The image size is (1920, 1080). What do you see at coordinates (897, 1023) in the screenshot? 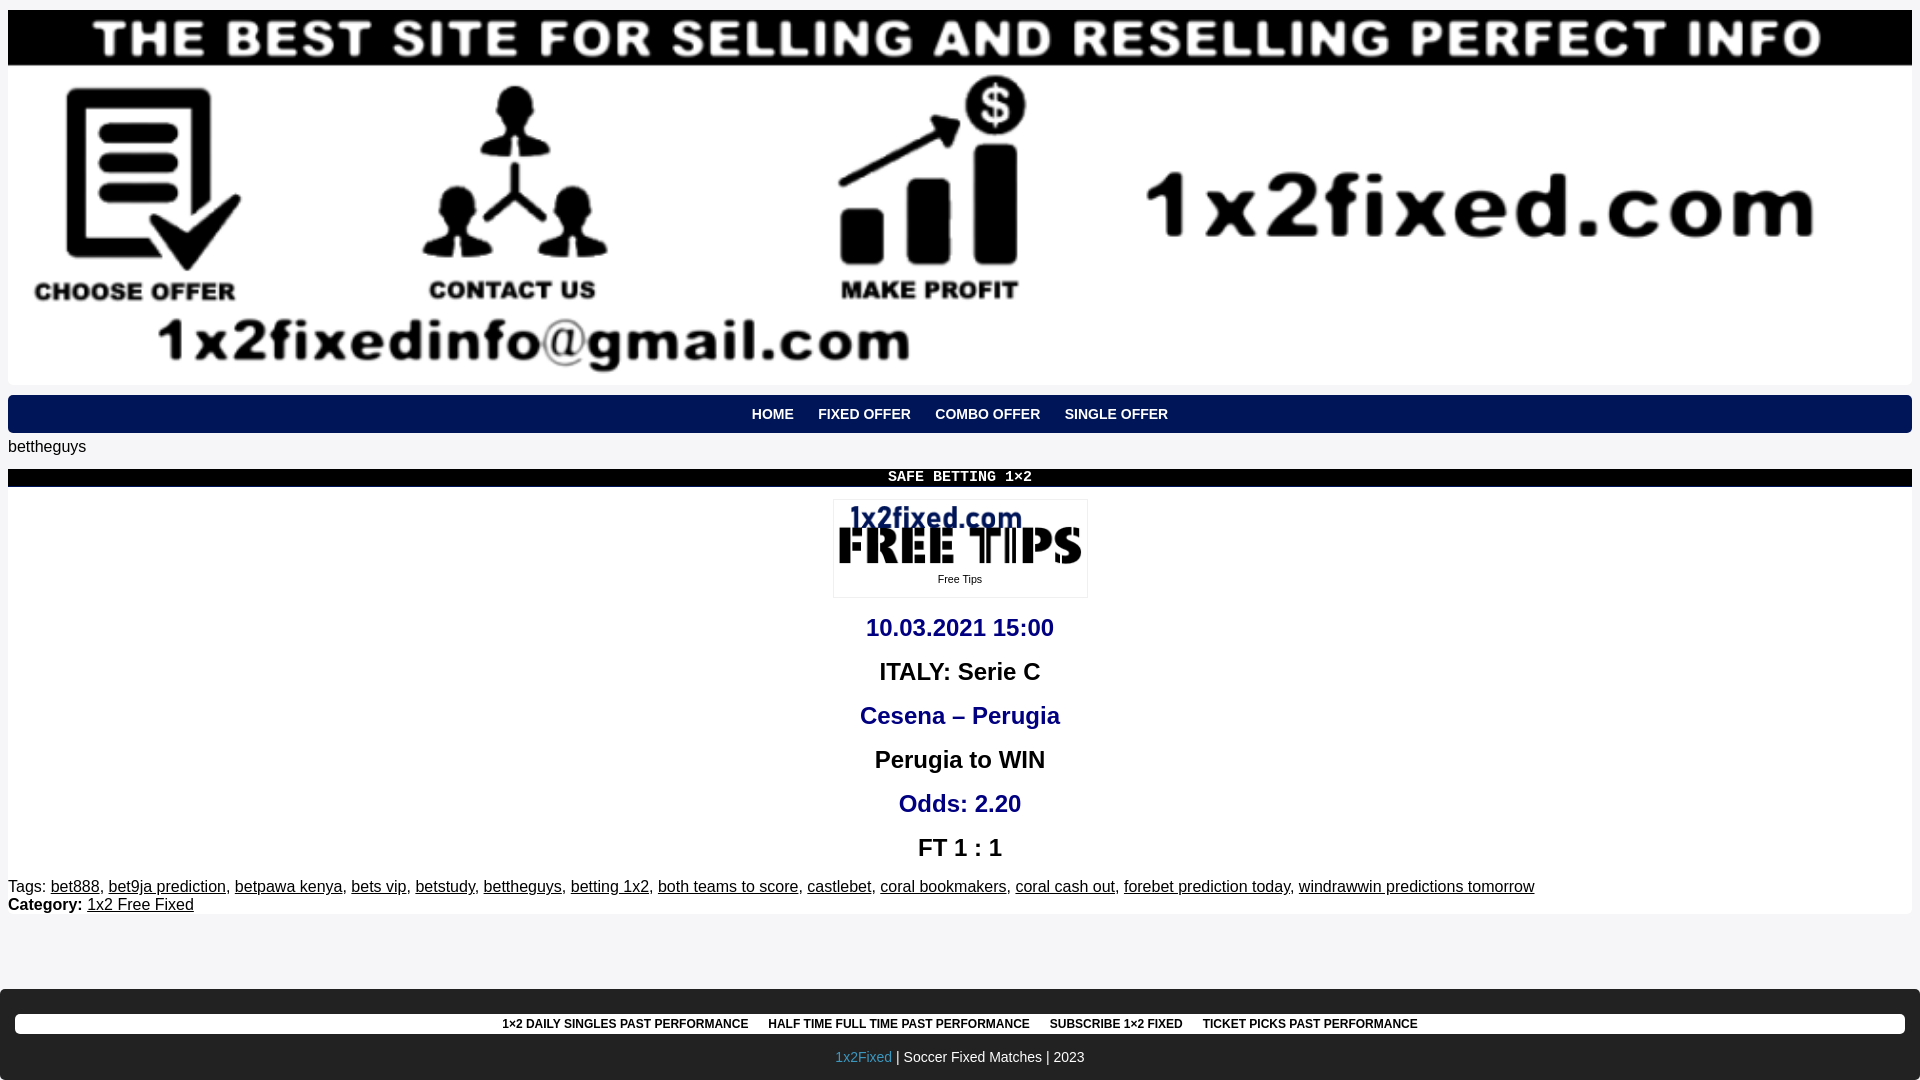
I see `'HALF TIME FULL TIME PAST PERFORMANCE'` at bounding box center [897, 1023].